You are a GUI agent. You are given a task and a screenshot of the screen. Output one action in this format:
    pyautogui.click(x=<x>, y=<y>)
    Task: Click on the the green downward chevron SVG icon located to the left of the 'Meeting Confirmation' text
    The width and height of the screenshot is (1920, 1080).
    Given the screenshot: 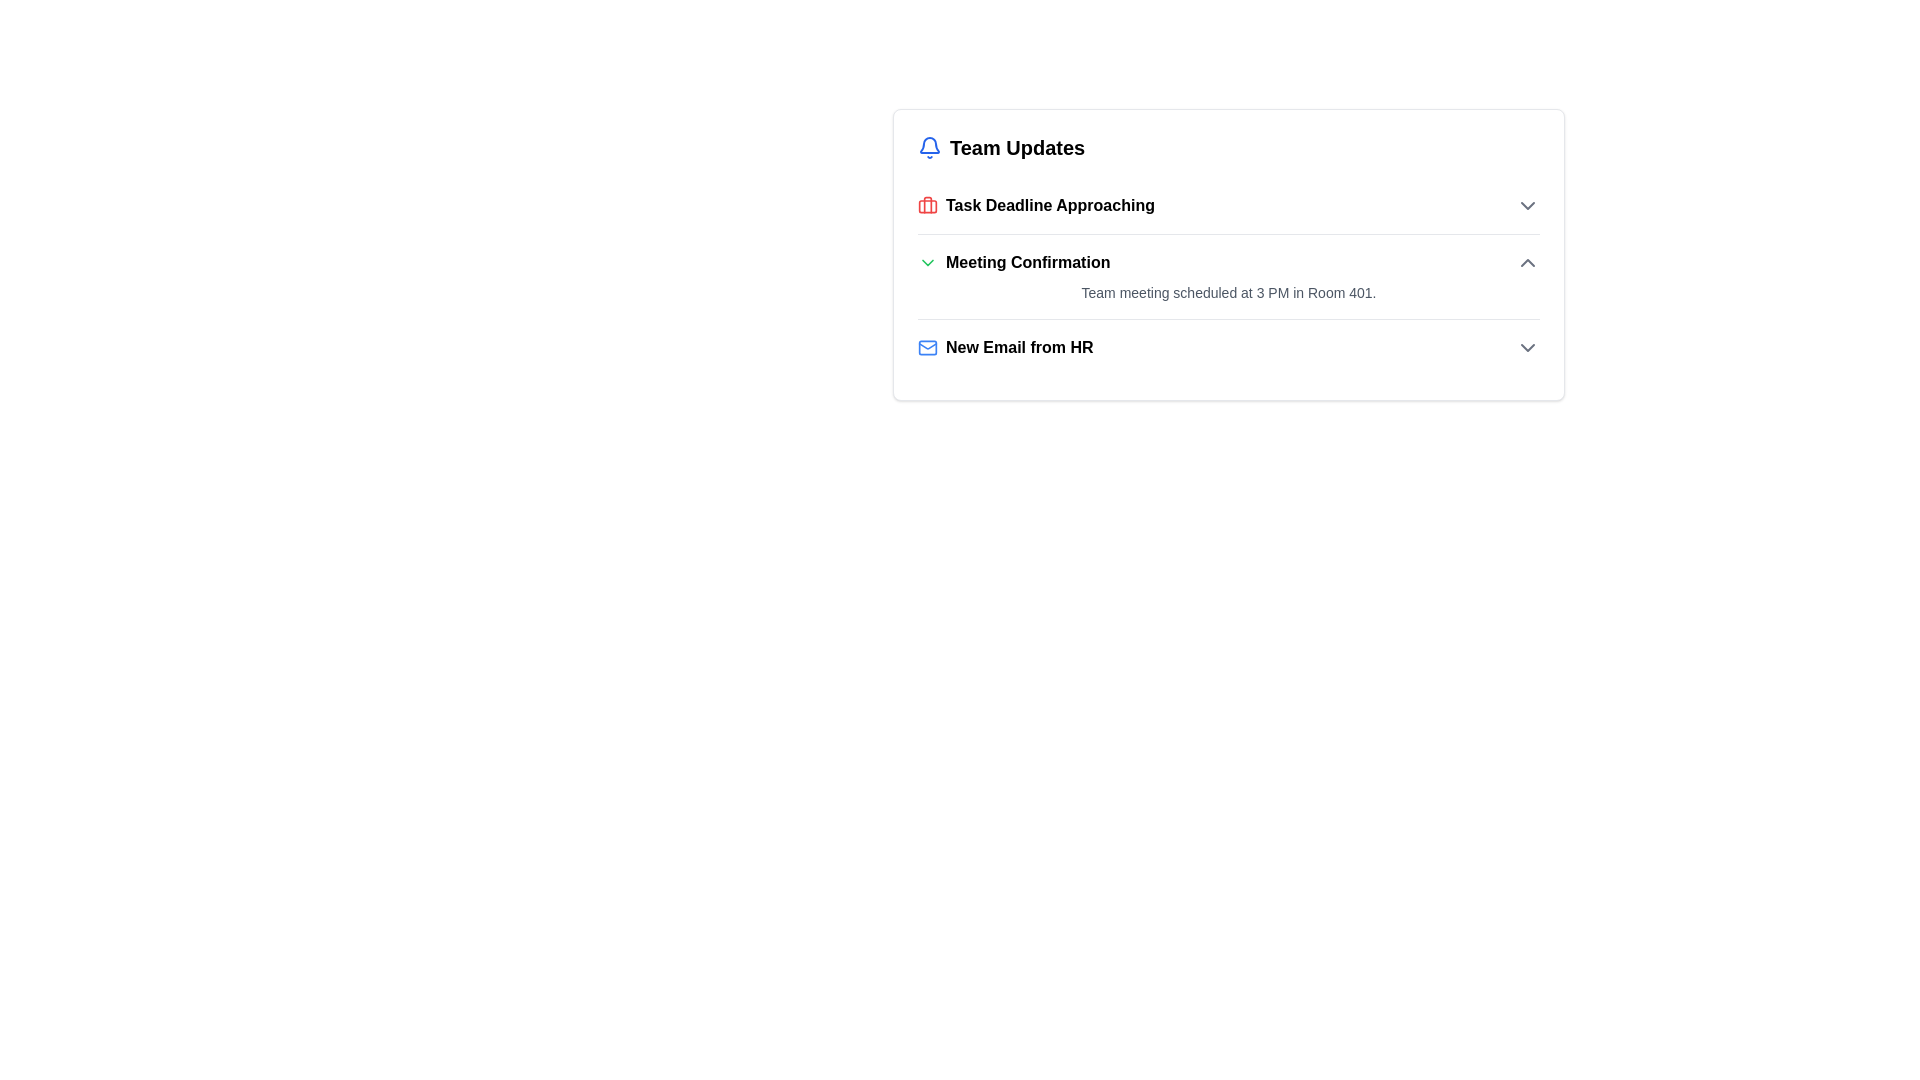 What is the action you would take?
    pyautogui.click(x=926, y=261)
    